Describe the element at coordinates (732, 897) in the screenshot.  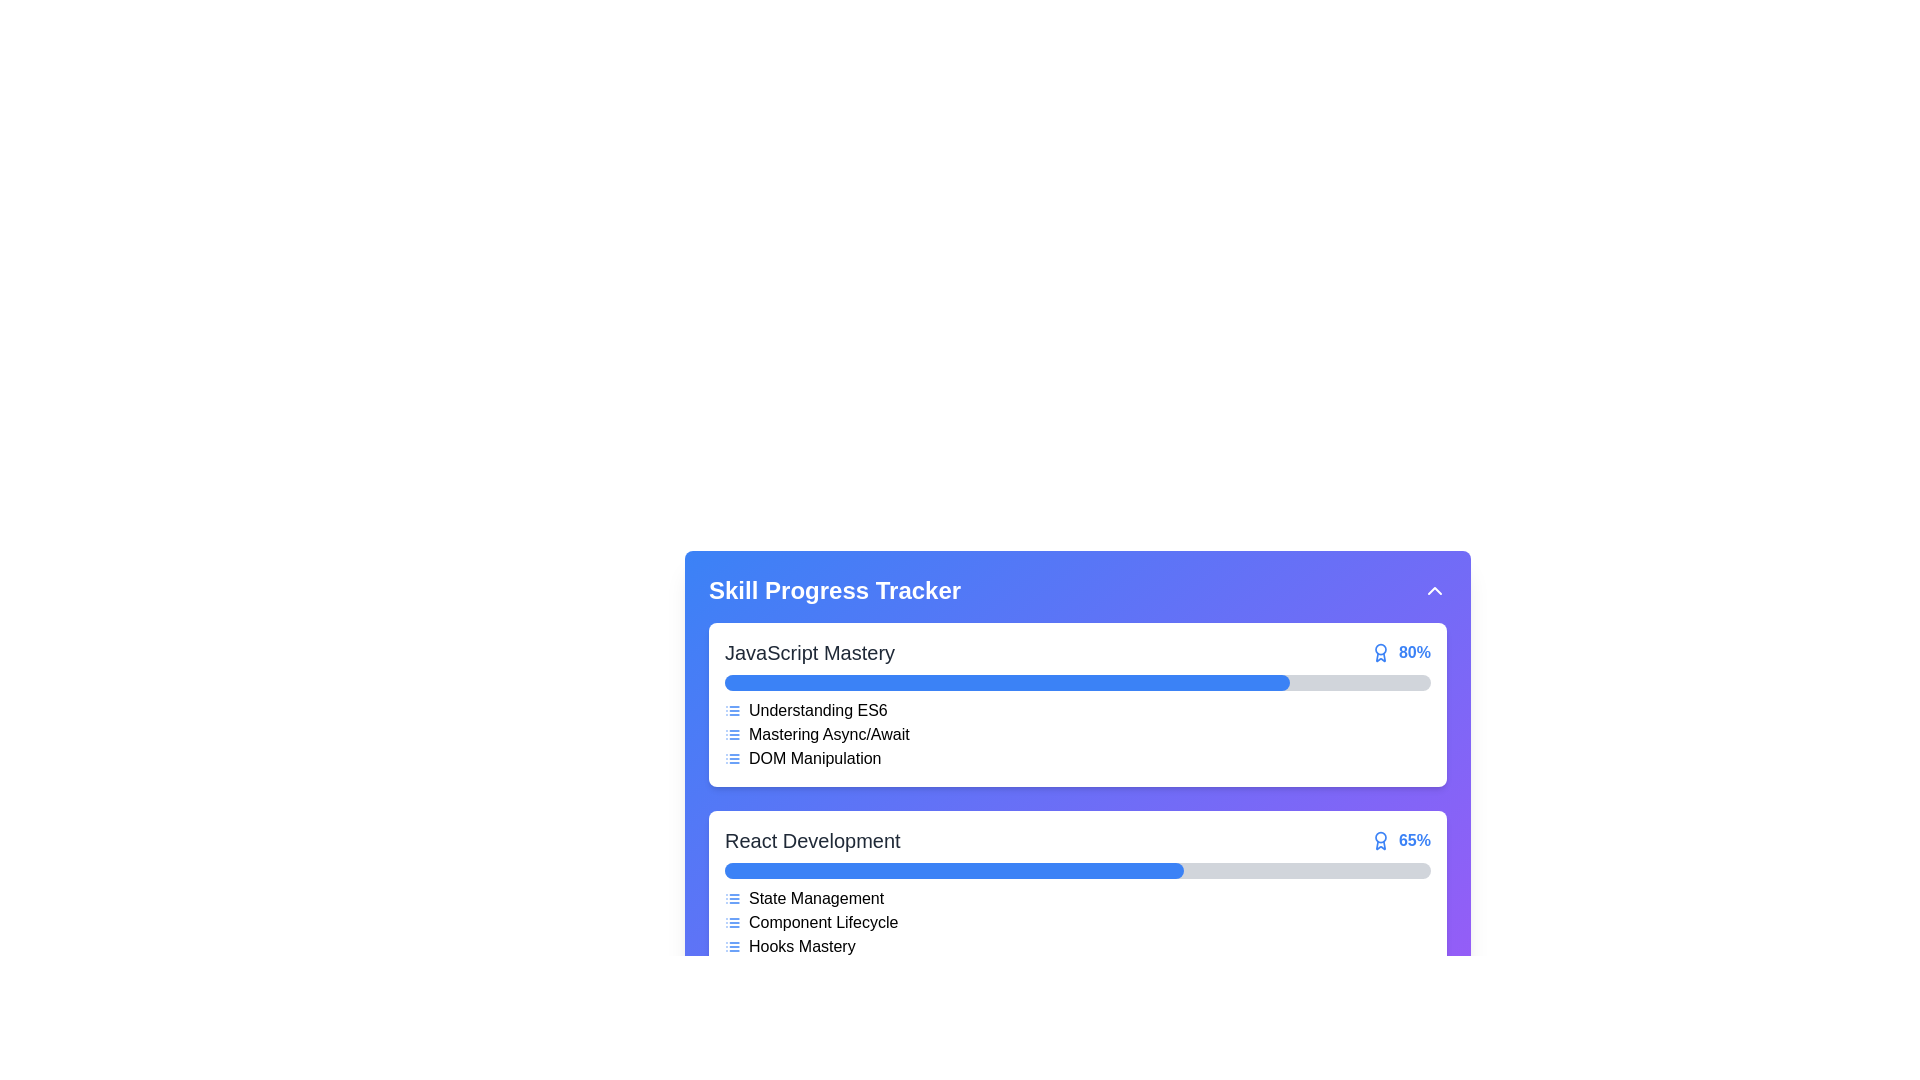
I see `the blue-colored icon resembling a list or menu located to the left of the text 'State Management' within the 'React Development' section of the progress tracker interface` at that location.